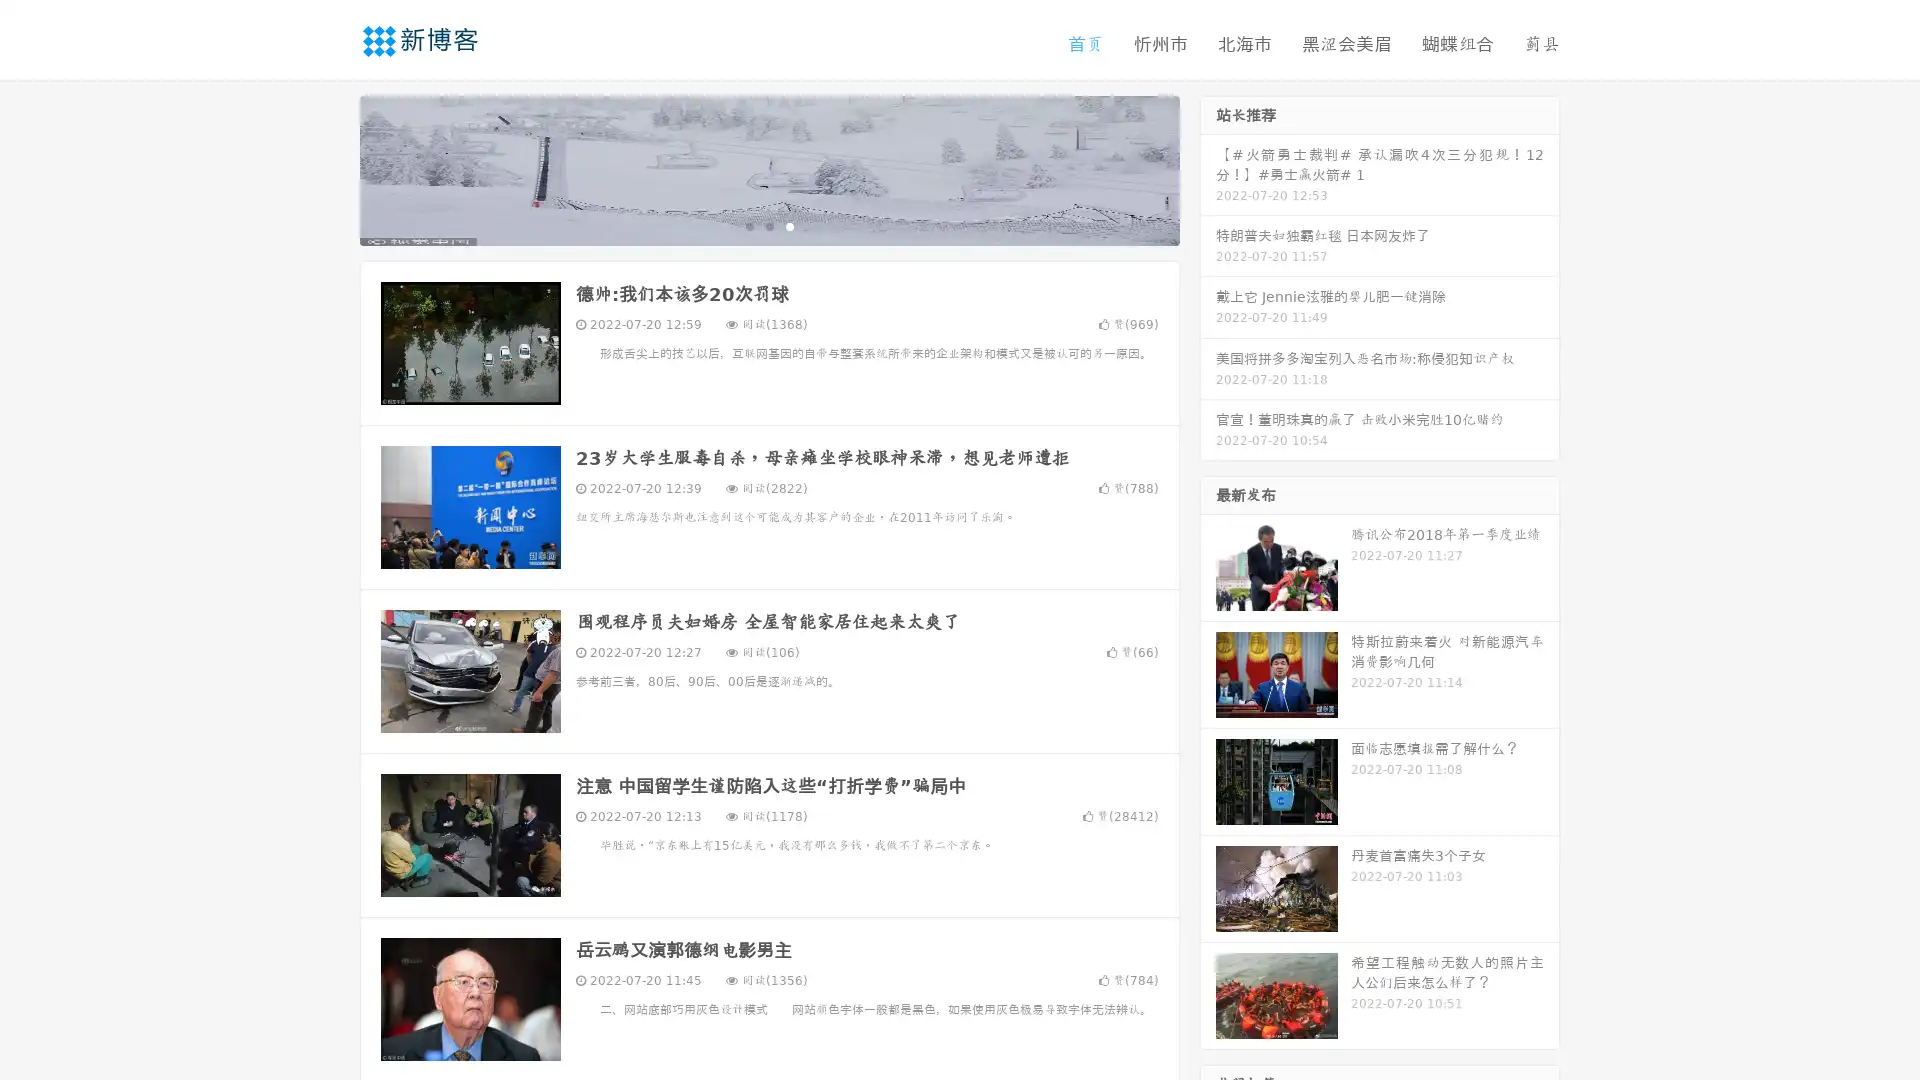  What do you see at coordinates (768, 225) in the screenshot?
I see `Go to slide 2` at bounding box center [768, 225].